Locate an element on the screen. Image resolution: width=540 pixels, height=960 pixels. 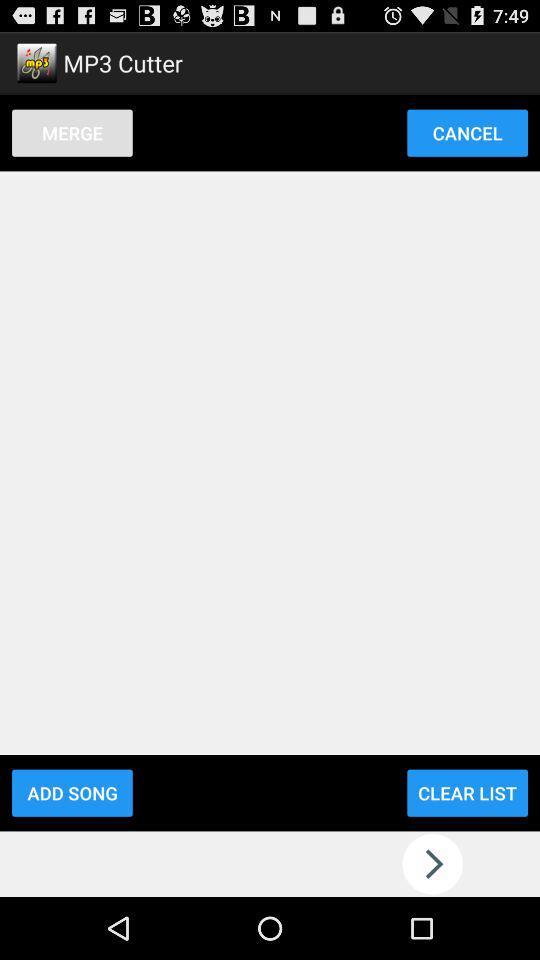
button to the right of merge icon is located at coordinates (467, 131).